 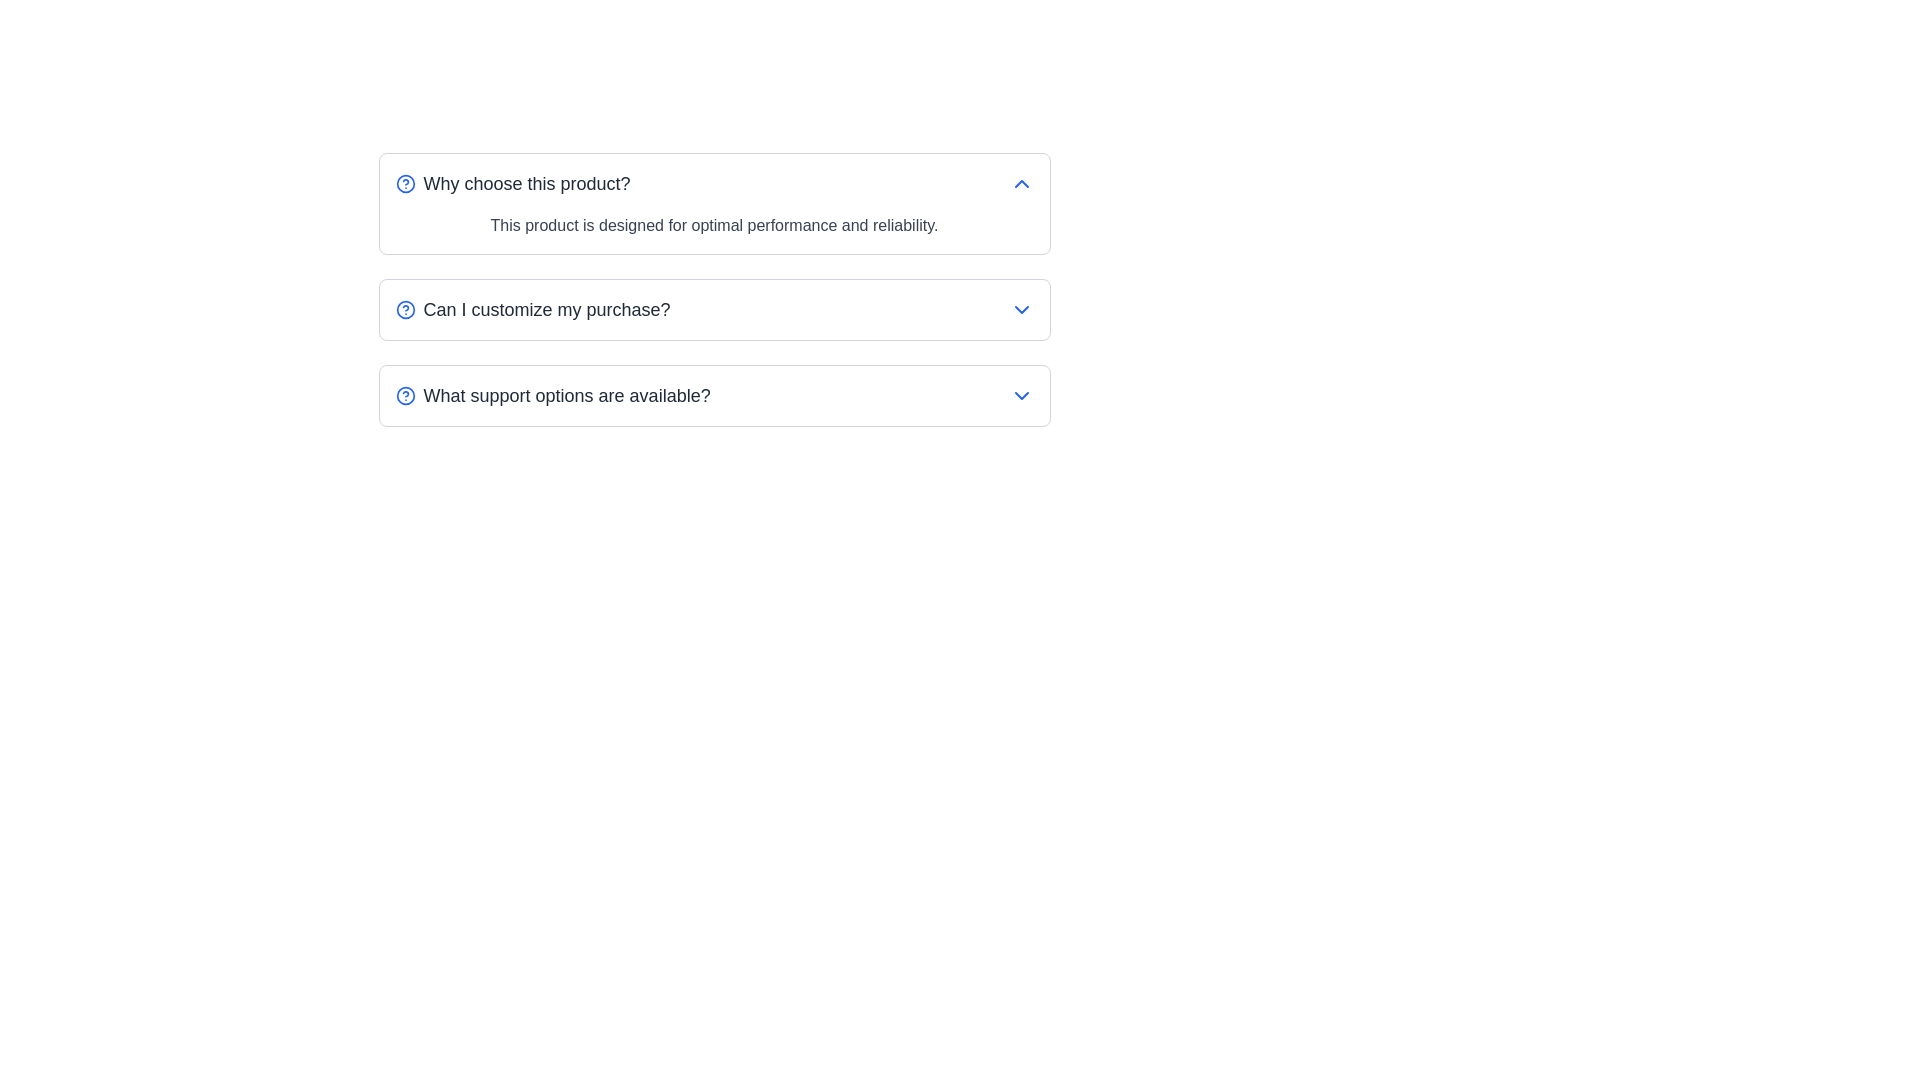 I want to click on the Interactive FAQ question toggle containing the blue question icon and the text 'Can I customize my purchase?' to expand or collapse additional content, so click(x=532, y=309).